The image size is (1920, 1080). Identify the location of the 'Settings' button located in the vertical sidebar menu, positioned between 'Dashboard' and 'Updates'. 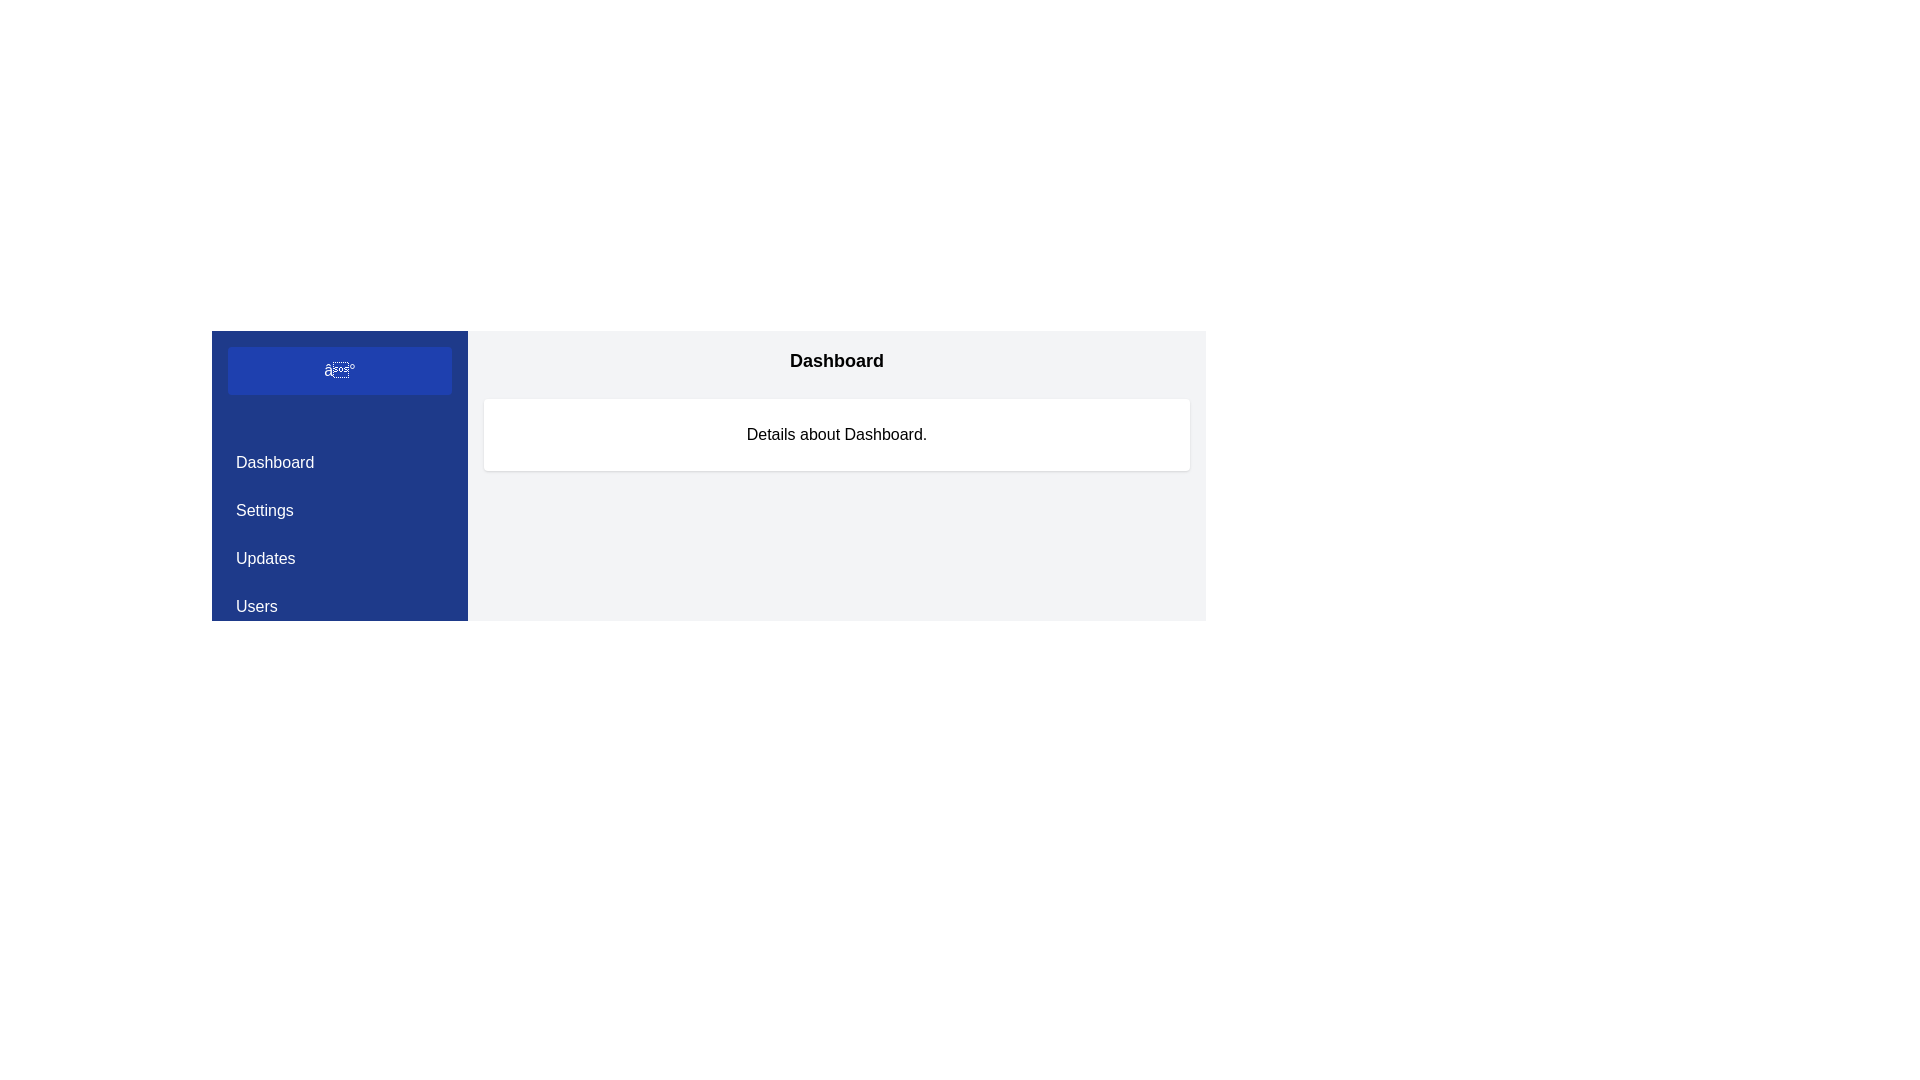
(340, 509).